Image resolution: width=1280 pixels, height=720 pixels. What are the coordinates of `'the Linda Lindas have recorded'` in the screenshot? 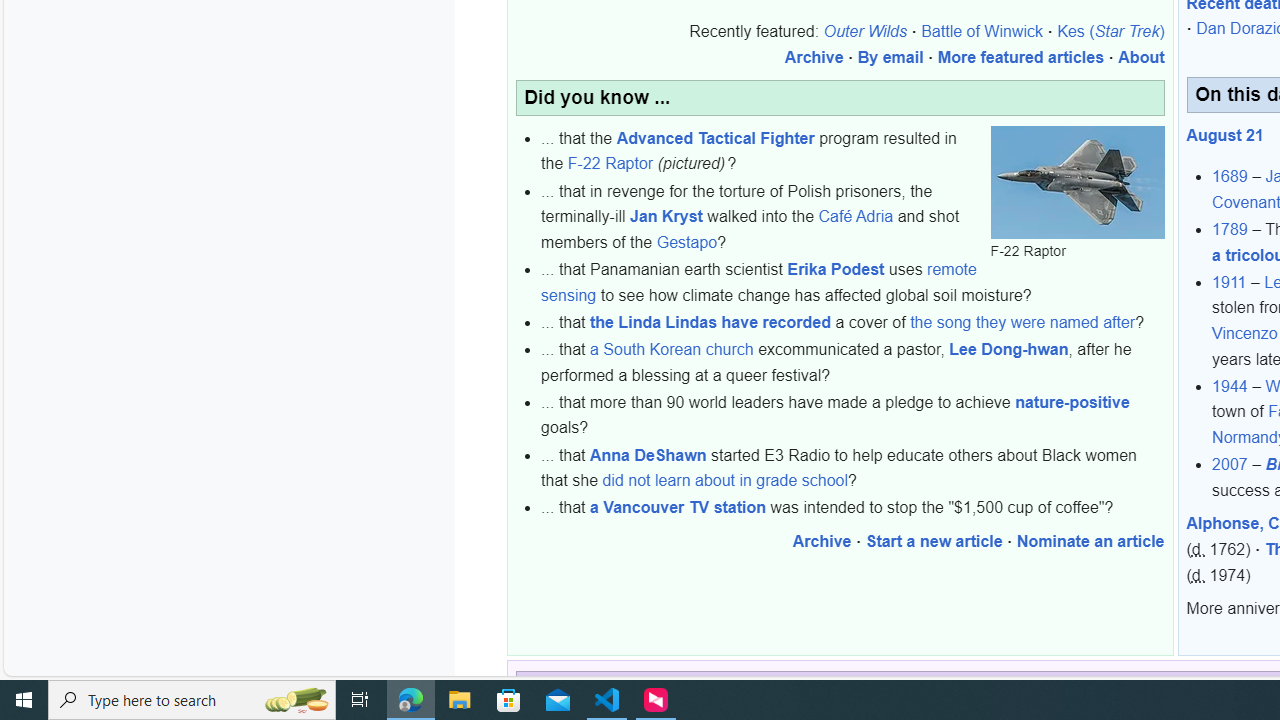 It's located at (710, 321).